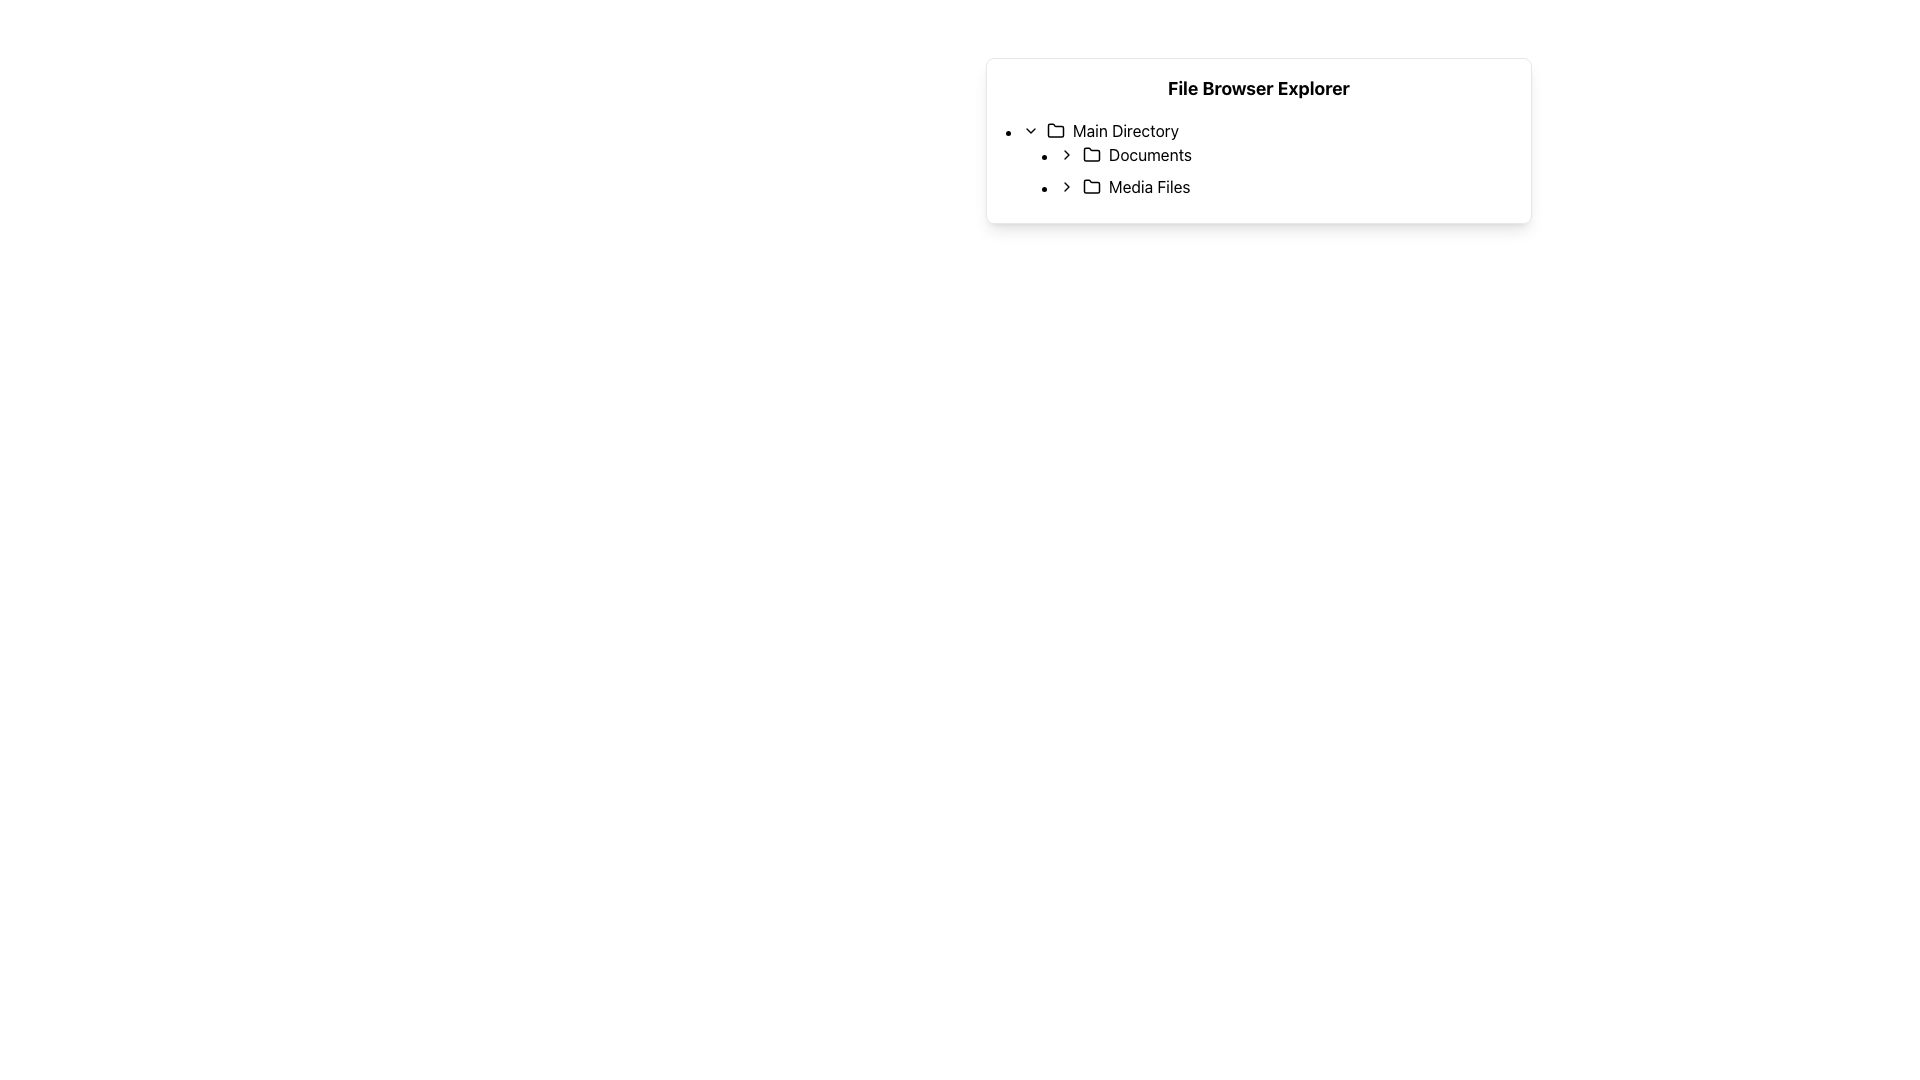 The height and width of the screenshot is (1080, 1920). I want to click on the 'Media Files' text label located under the 'Documents' in the file navigation interface, so click(1149, 186).